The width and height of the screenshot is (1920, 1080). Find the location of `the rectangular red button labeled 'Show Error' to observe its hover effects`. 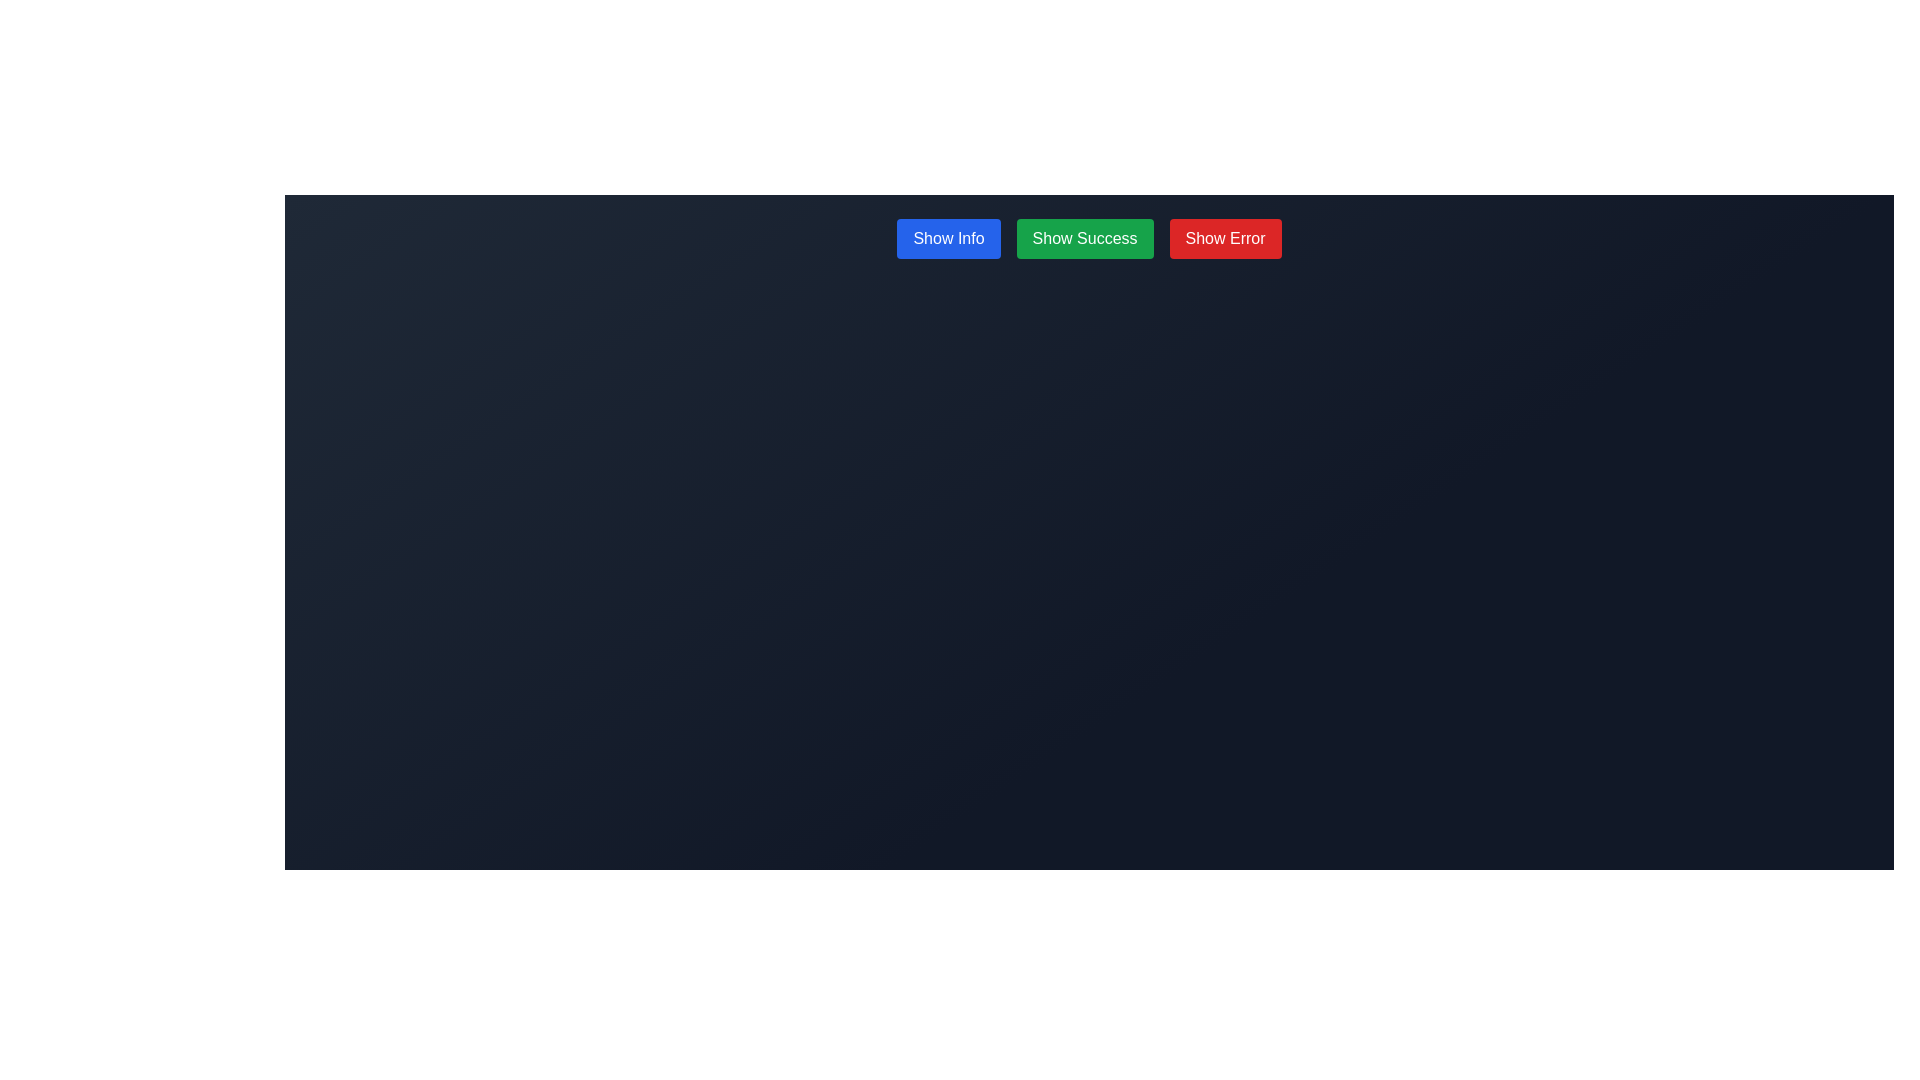

the rectangular red button labeled 'Show Error' to observe its hover effects is located at coordinates (1224, 238).